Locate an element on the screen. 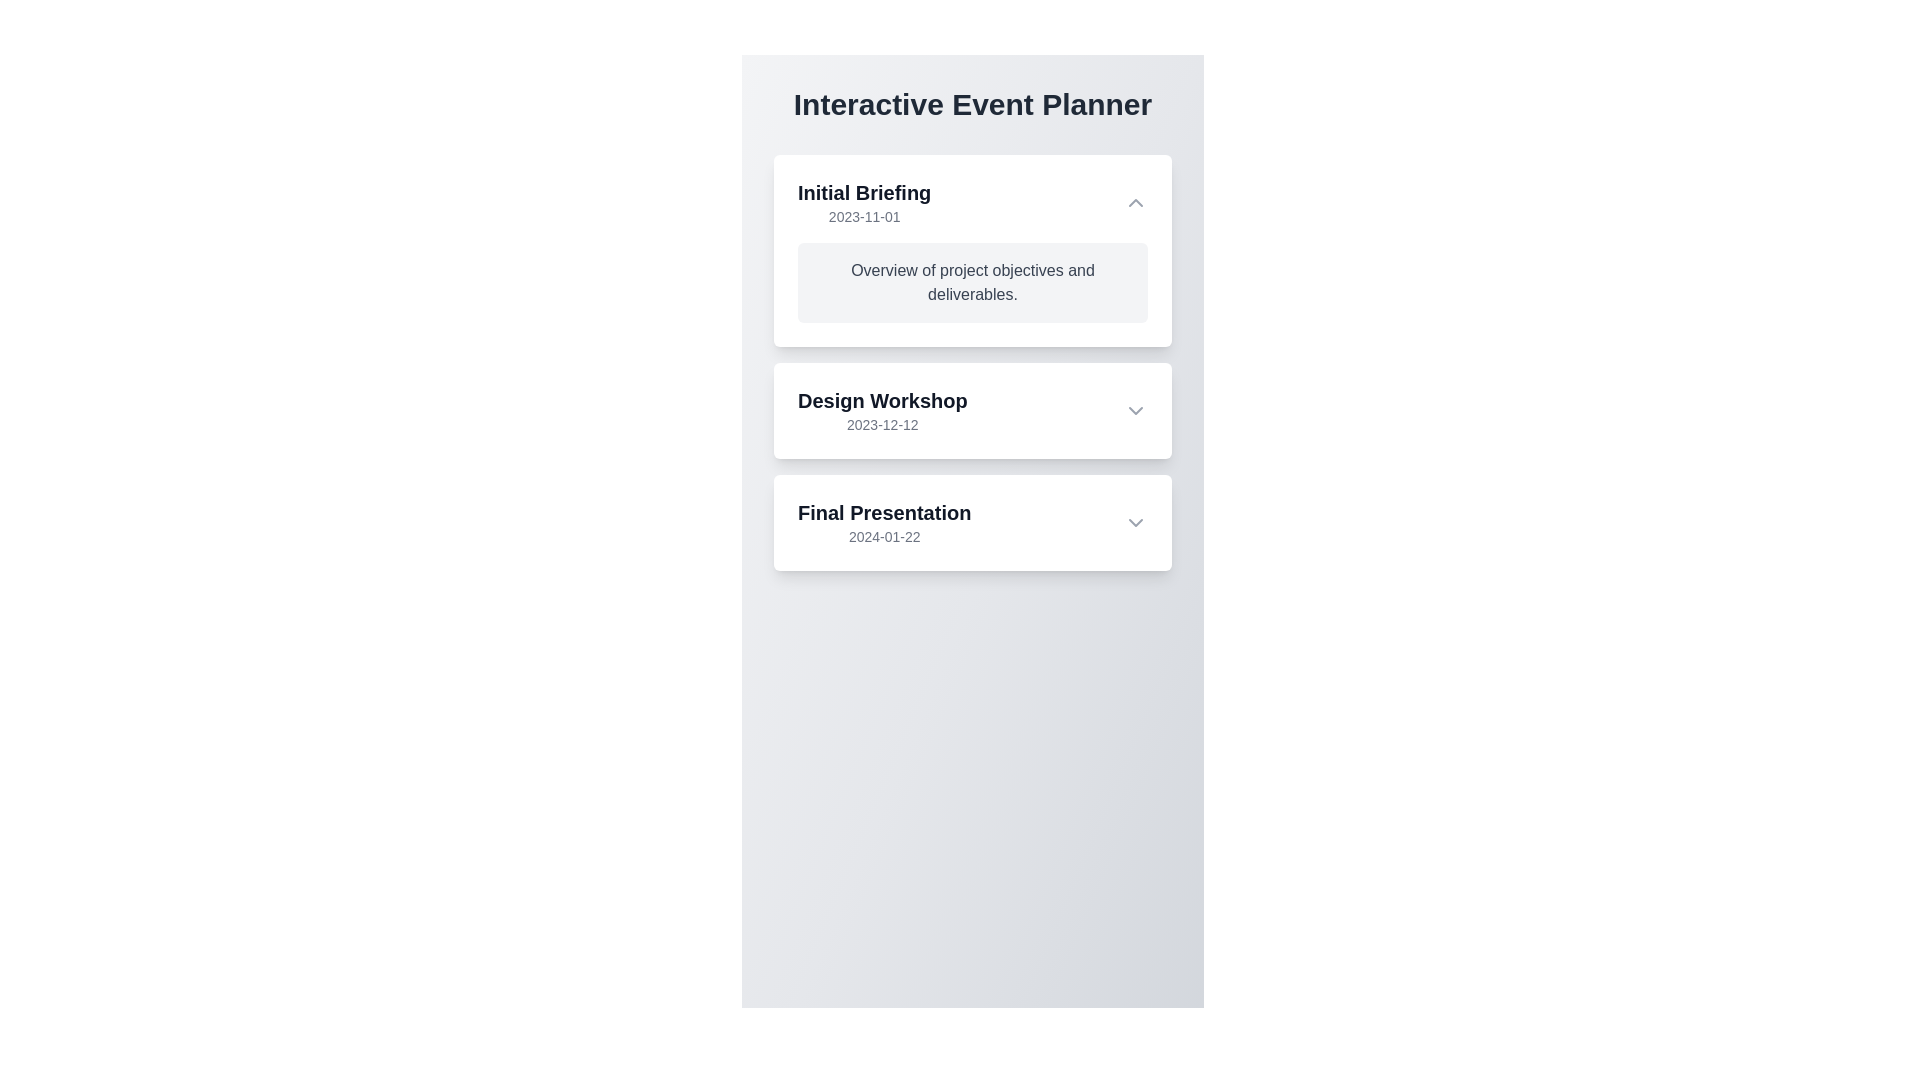 The image size is (1920, 1080). the static text label displaying 'Design Workshop' with the date '2023-12-12', centrally located in the second event entry of the 'Interactive Event Planner' interface is located at coordinates (881, 410).